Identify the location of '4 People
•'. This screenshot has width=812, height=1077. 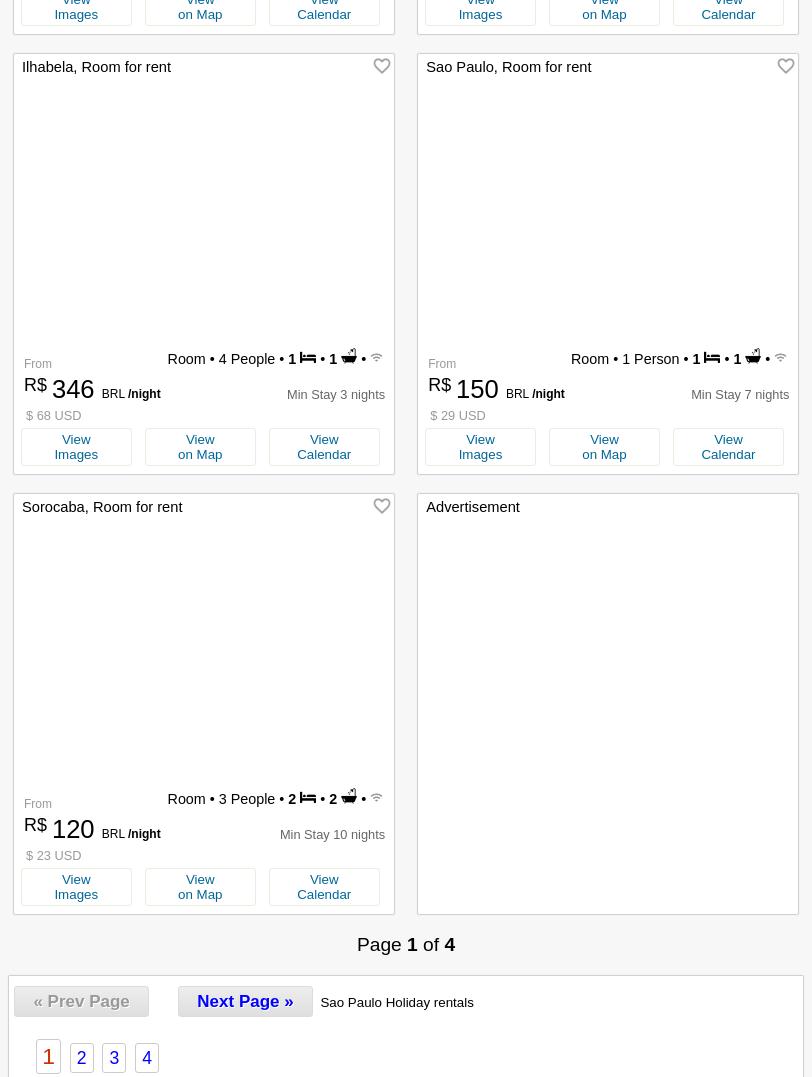
(250, 357).